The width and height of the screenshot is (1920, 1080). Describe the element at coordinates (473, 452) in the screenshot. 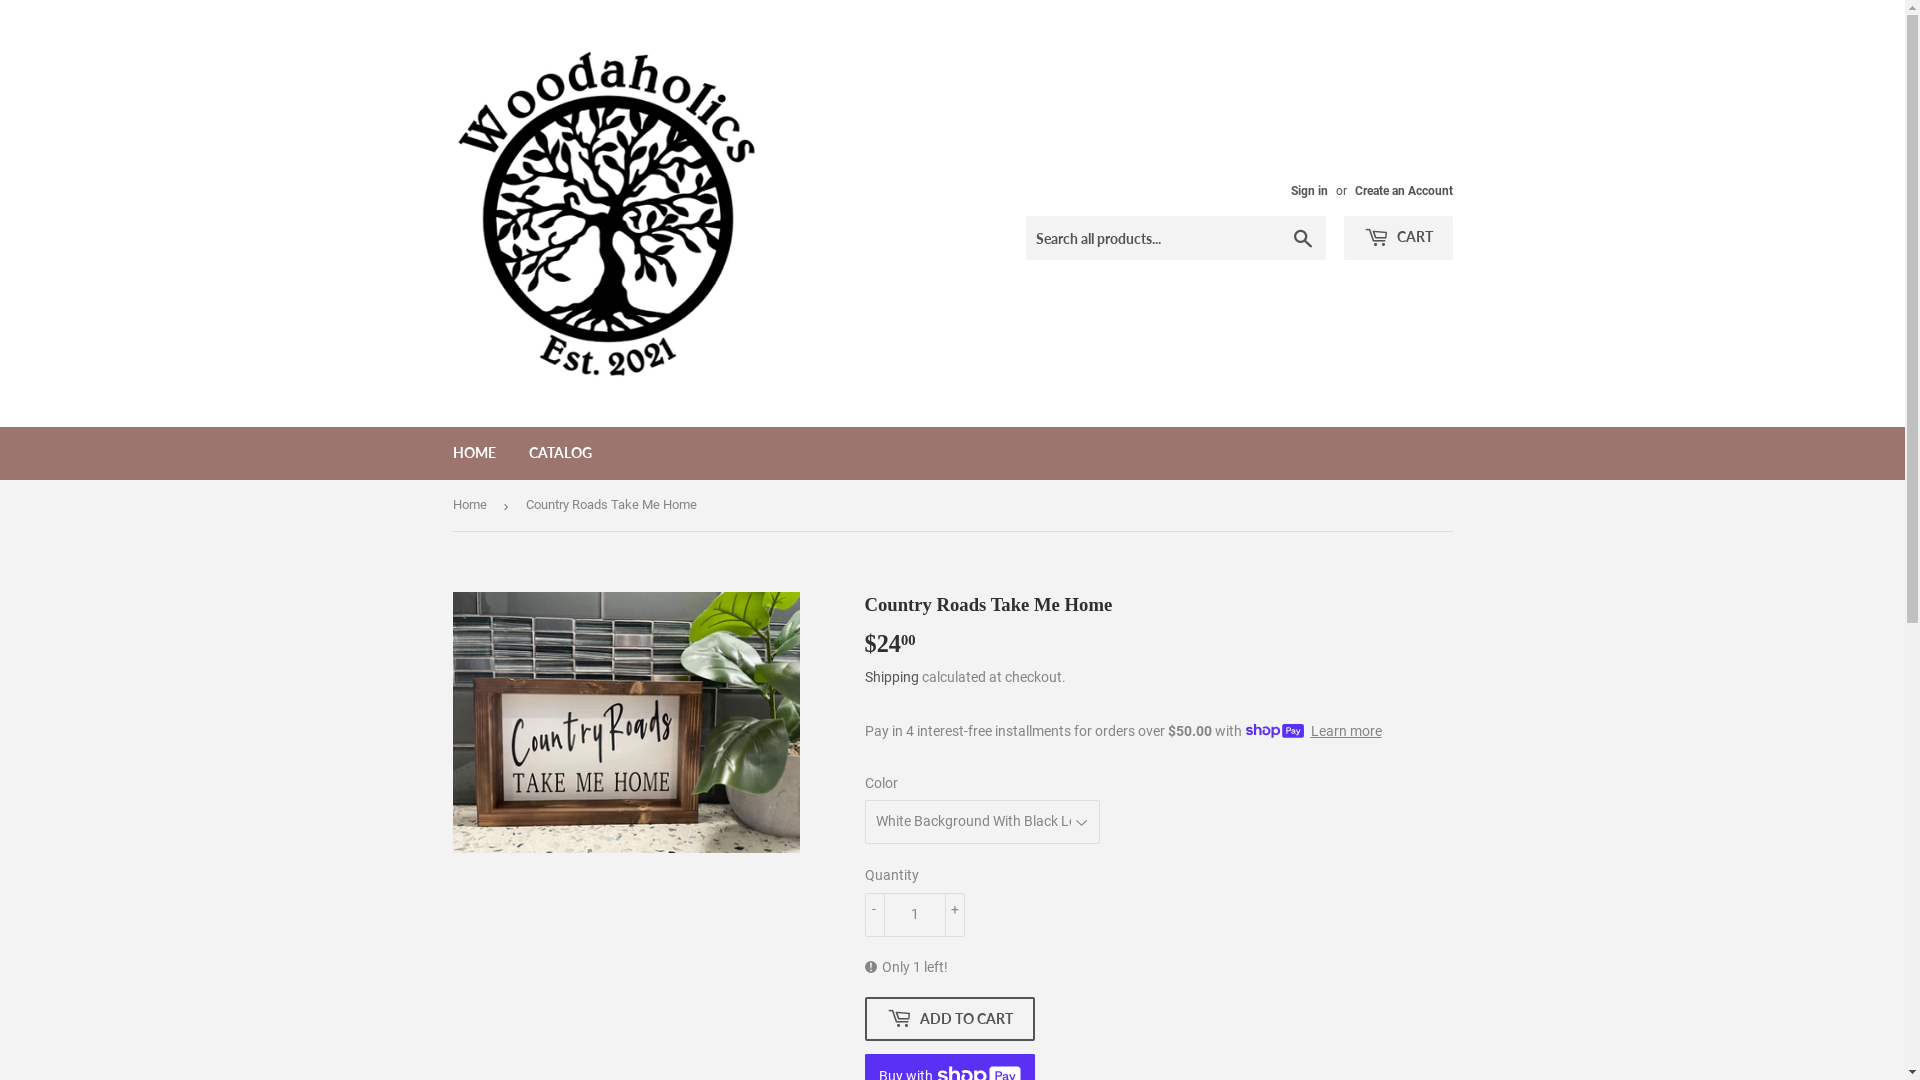

I see `'HOME'` at that location.